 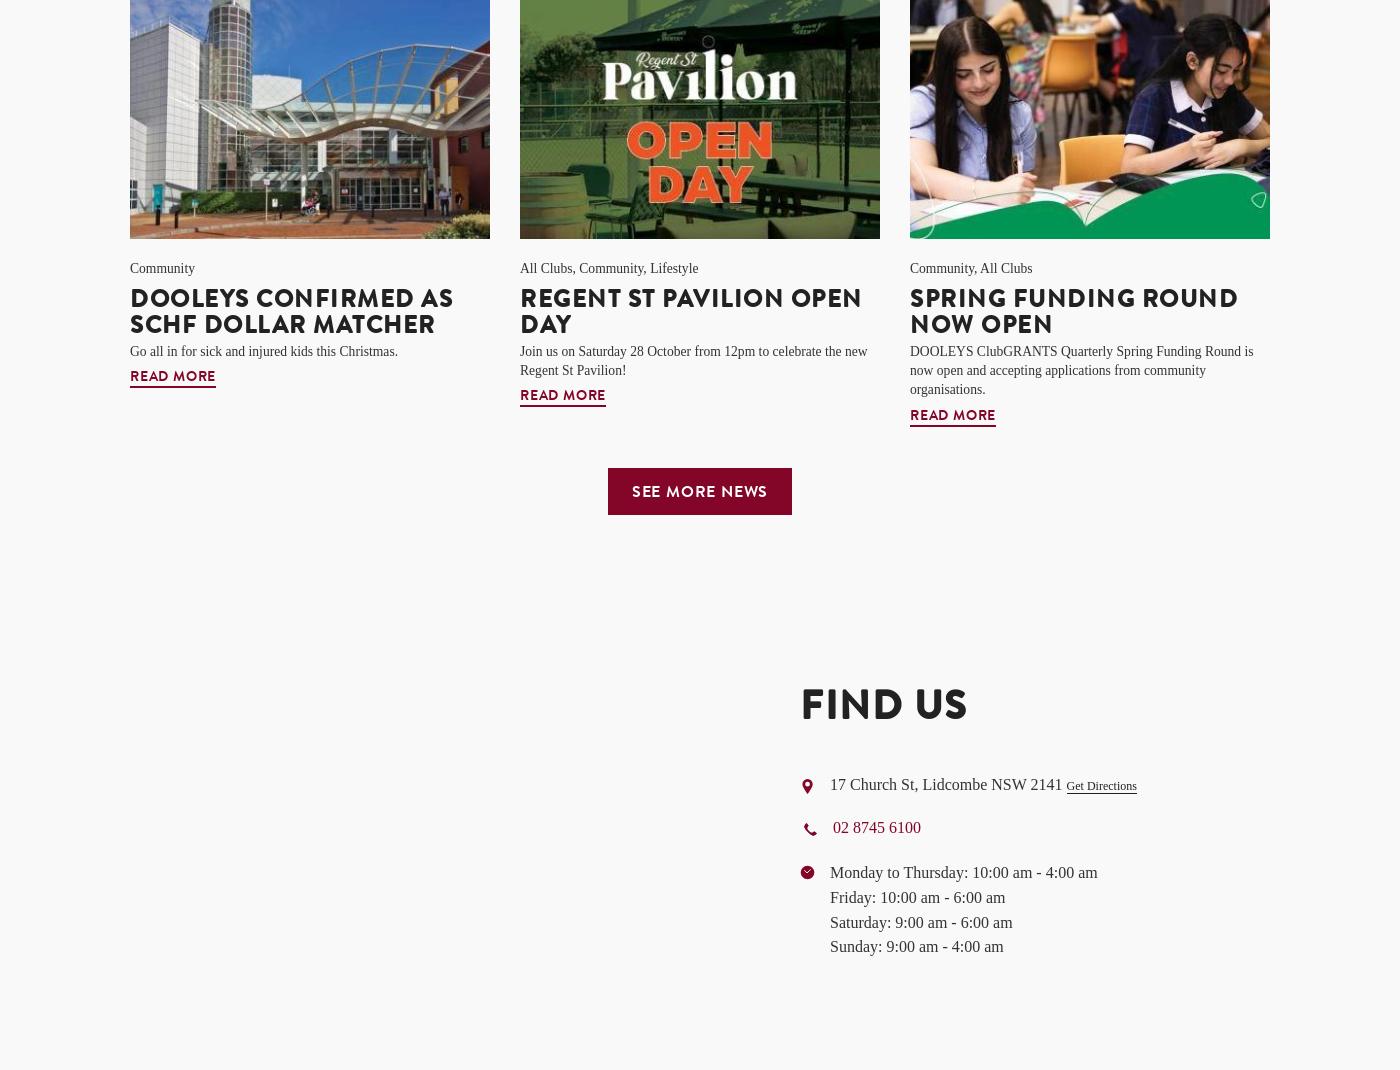 I want to click on '9:00 am - 6:00 am', so click(x=894, y=920).